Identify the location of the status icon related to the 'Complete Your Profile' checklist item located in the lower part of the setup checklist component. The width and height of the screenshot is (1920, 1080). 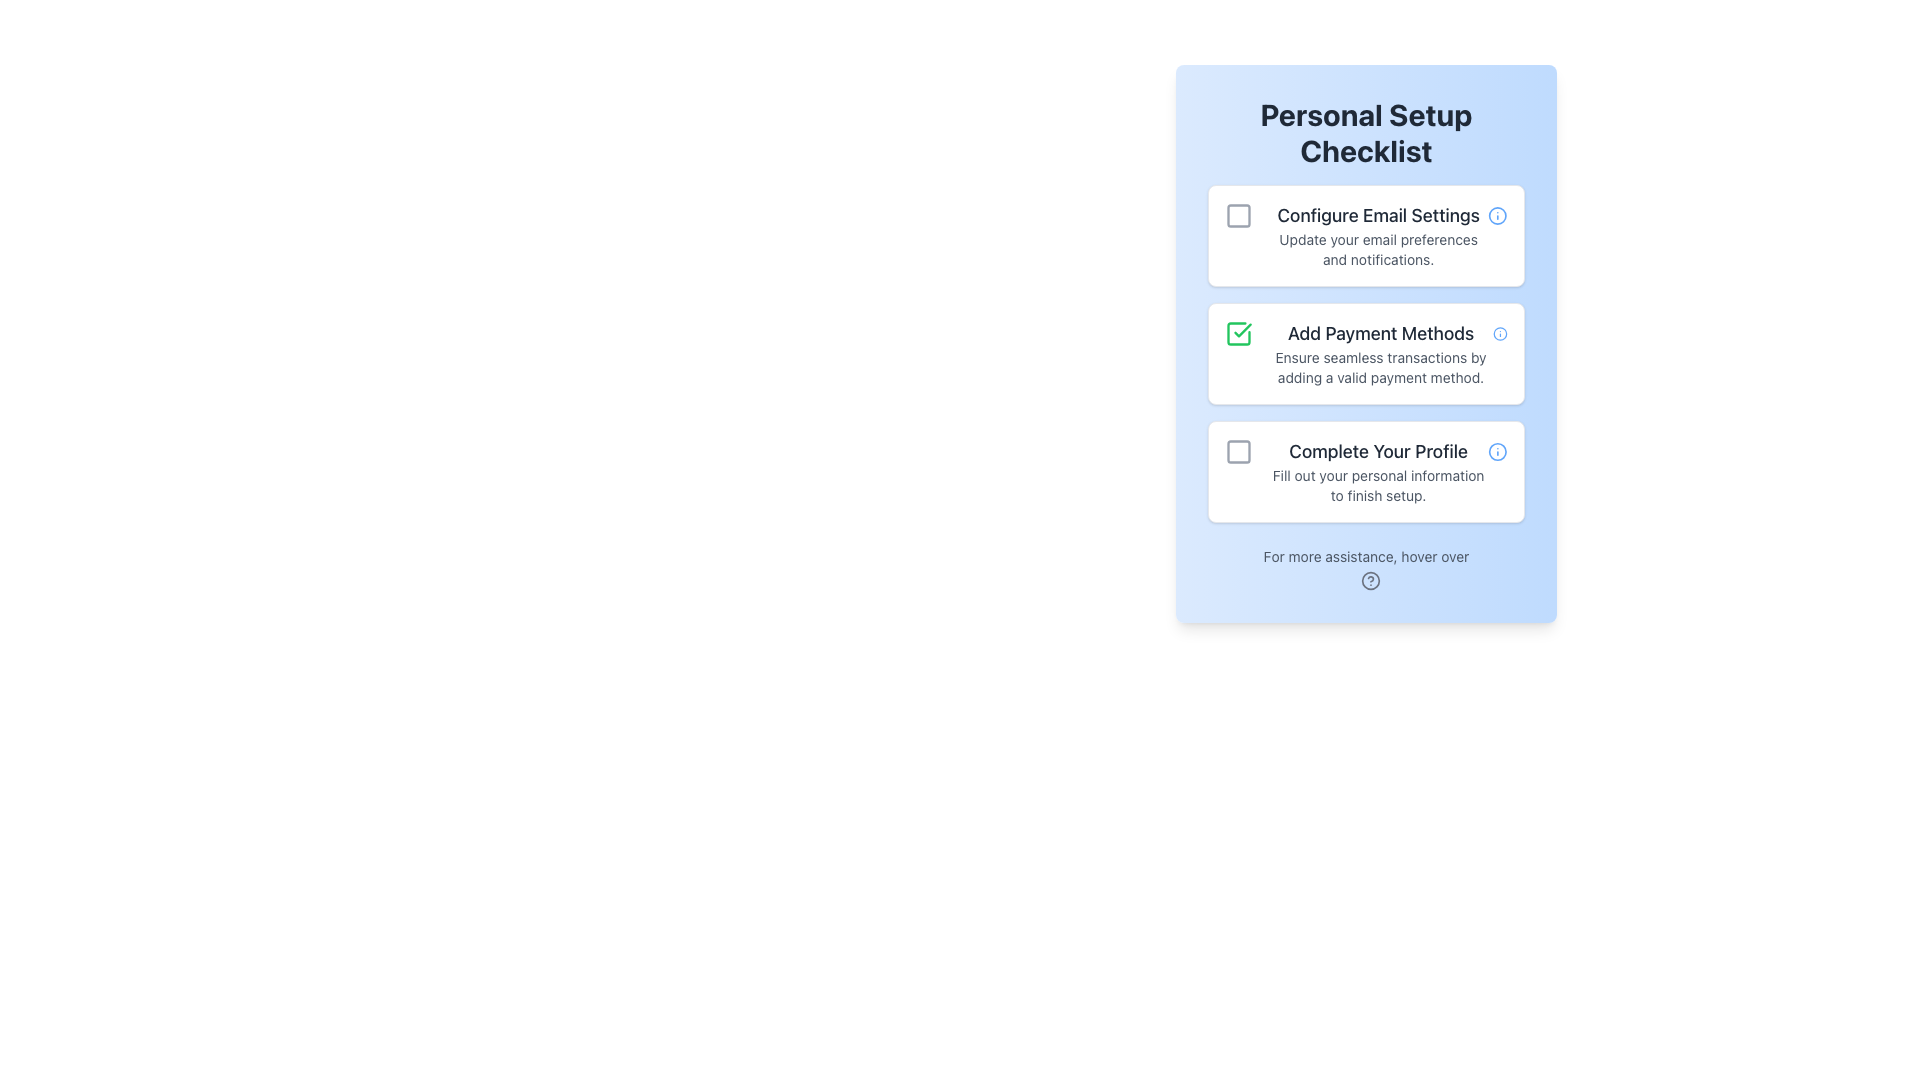
(1237, 451).